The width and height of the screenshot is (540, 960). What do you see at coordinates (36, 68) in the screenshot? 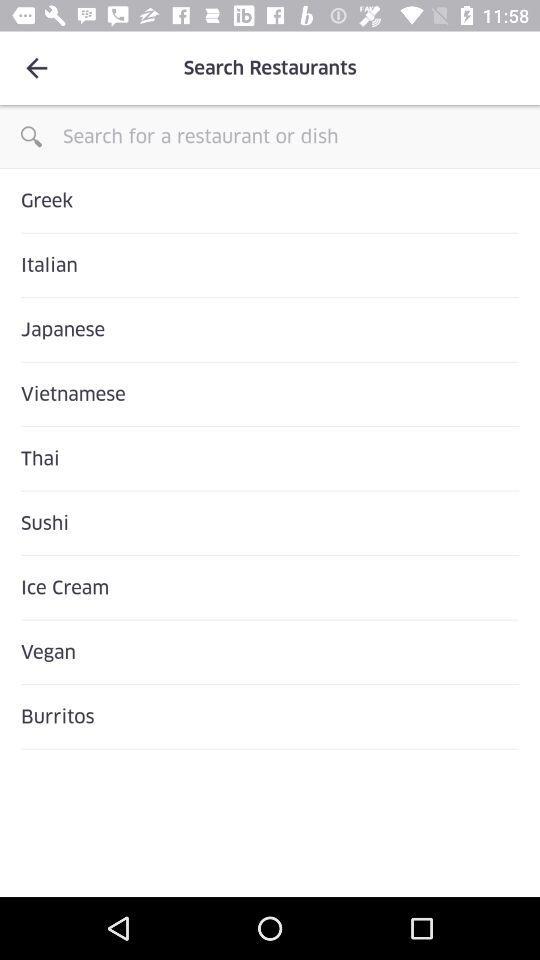
I see `the item to the left of the search restaurants` at bounding box center [36, 68].